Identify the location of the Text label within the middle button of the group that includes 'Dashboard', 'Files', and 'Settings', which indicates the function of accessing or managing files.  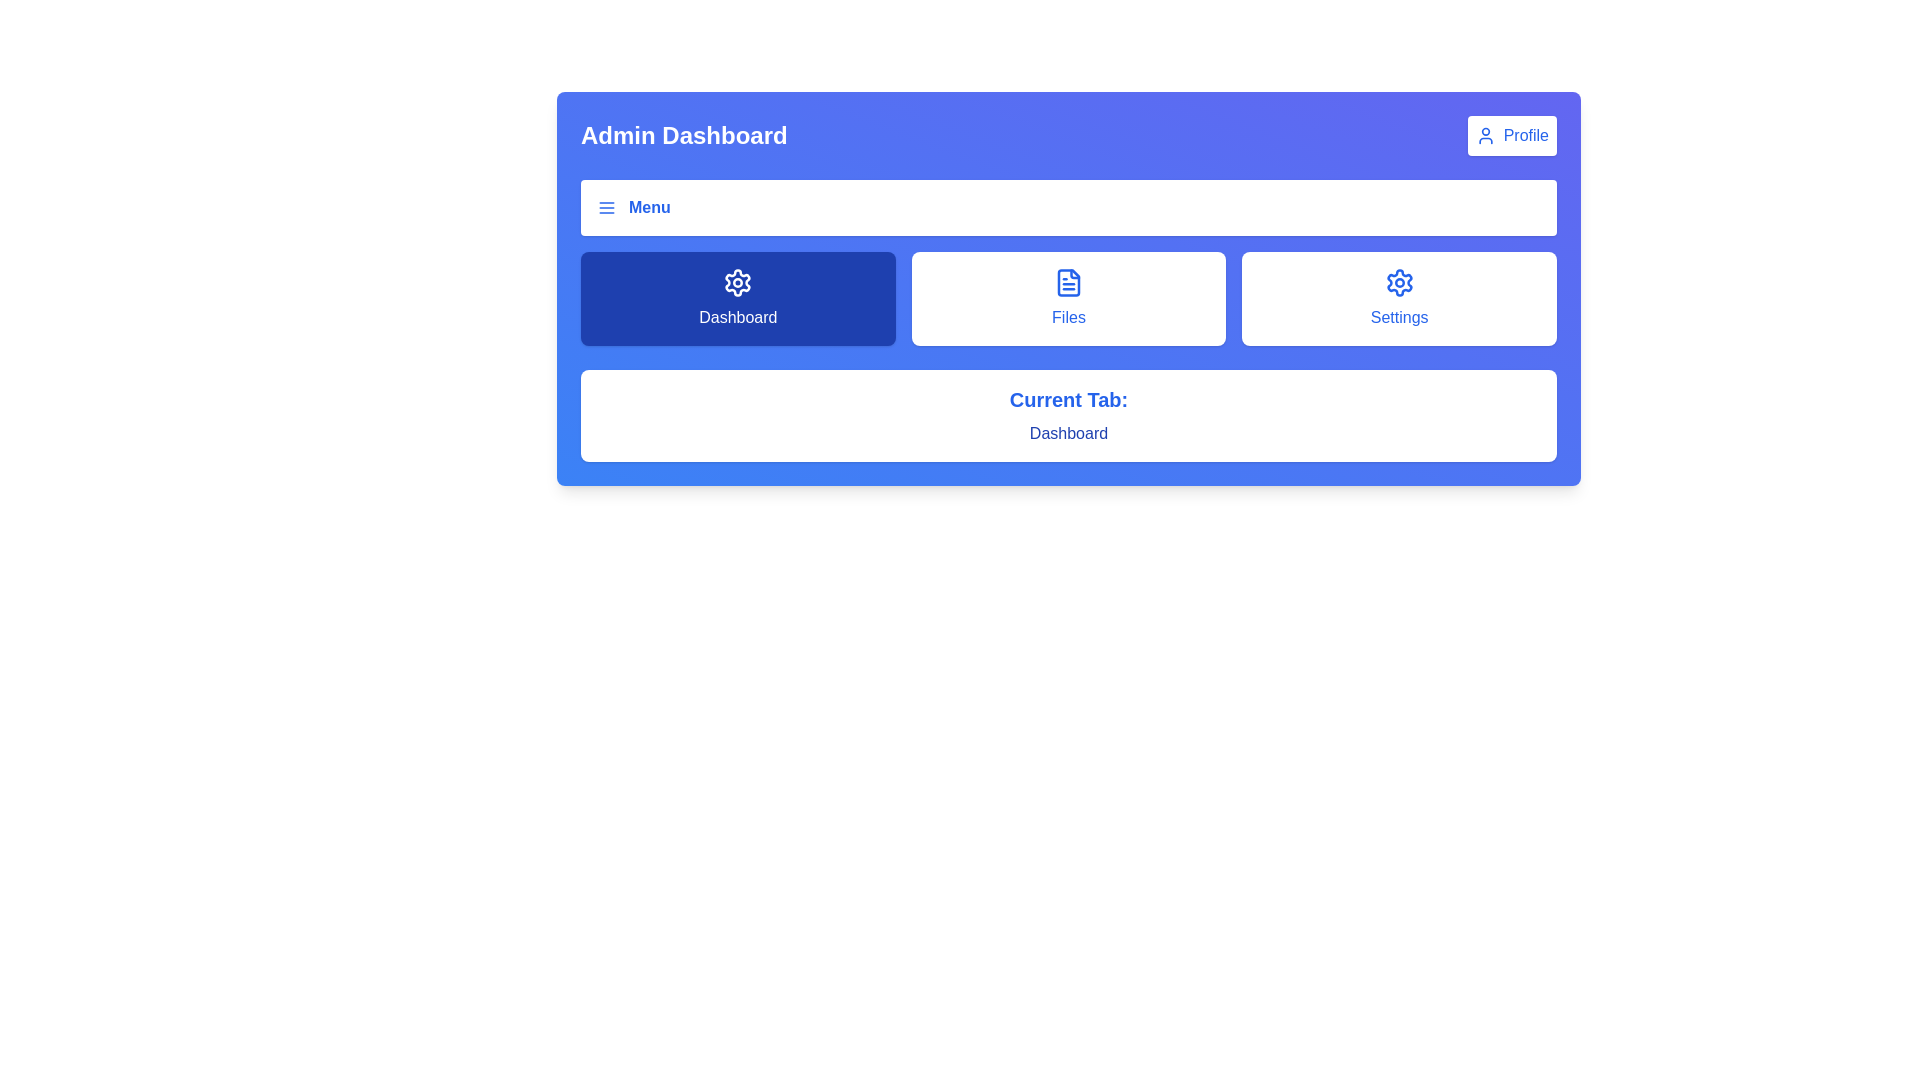
(1068, 316).